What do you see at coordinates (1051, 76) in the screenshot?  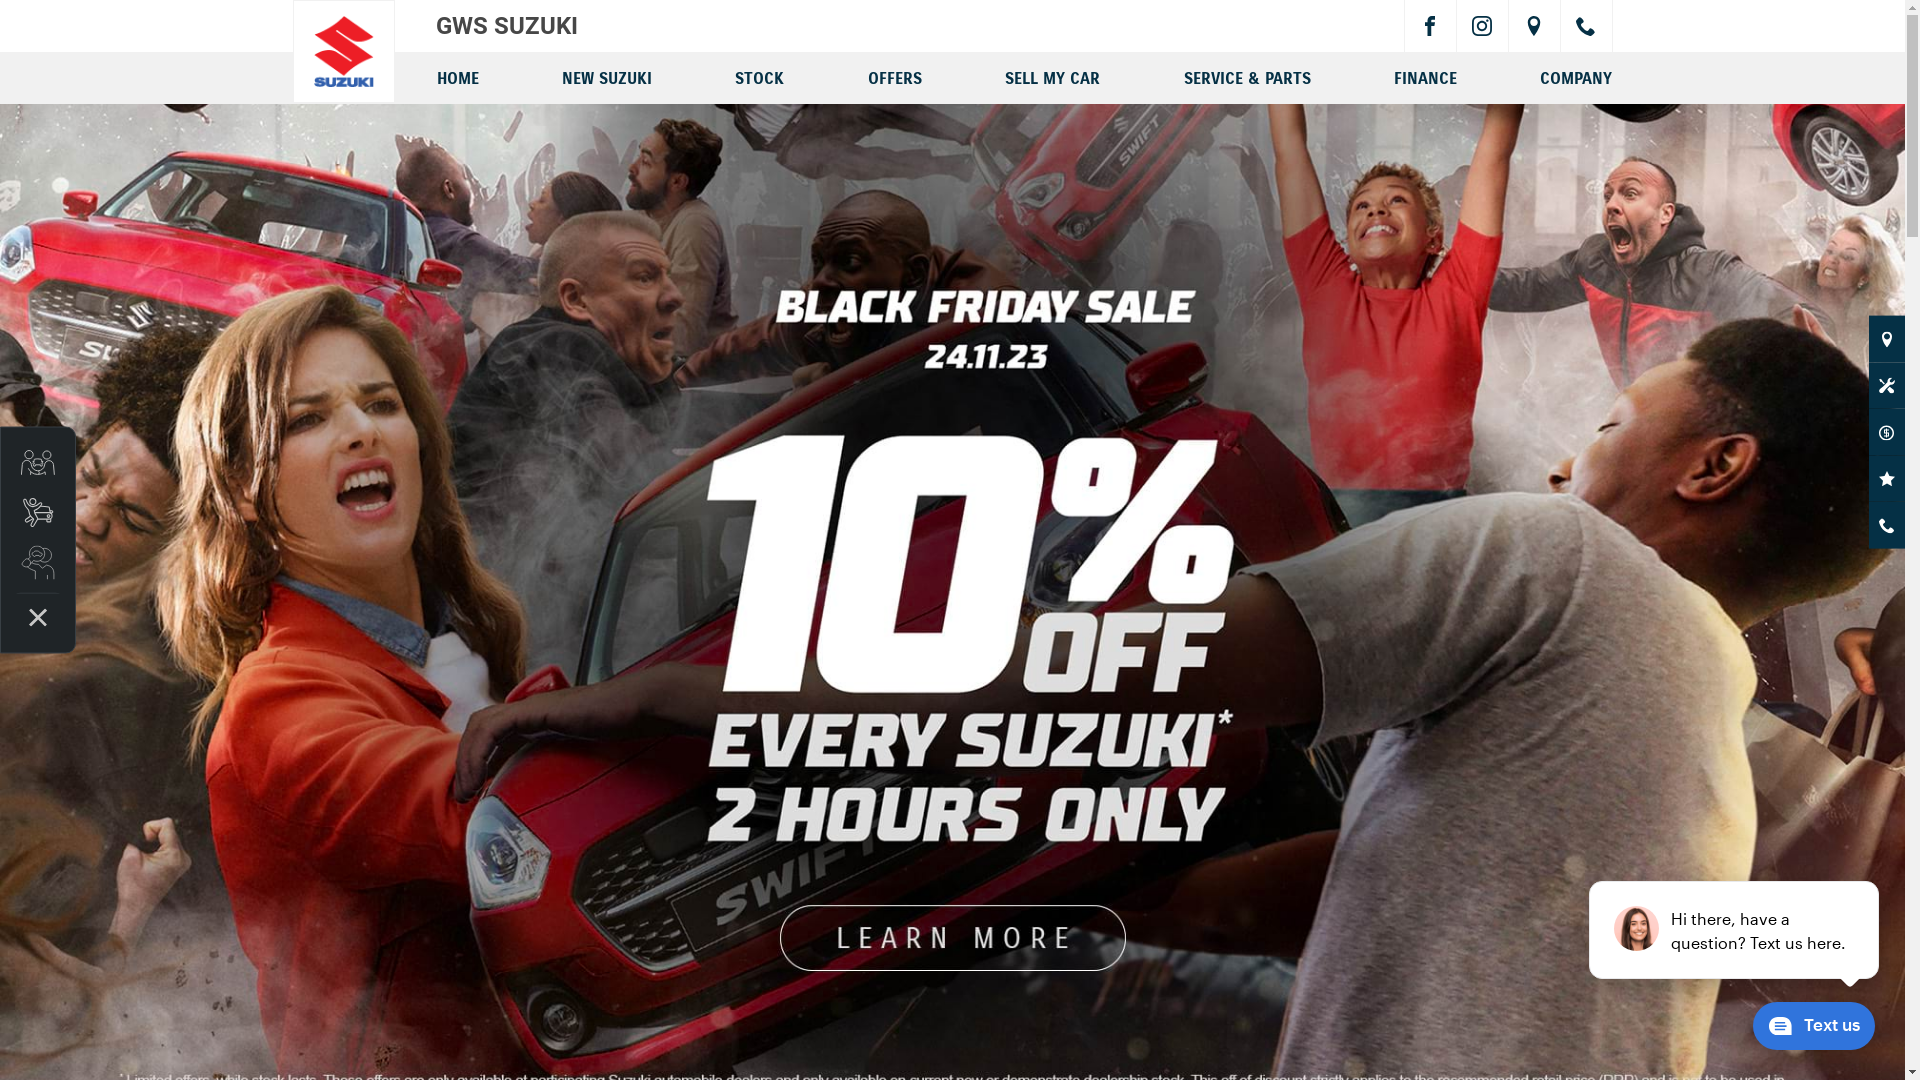 I see `'SELL MY CAR'` at bounding box center [1051, 76].